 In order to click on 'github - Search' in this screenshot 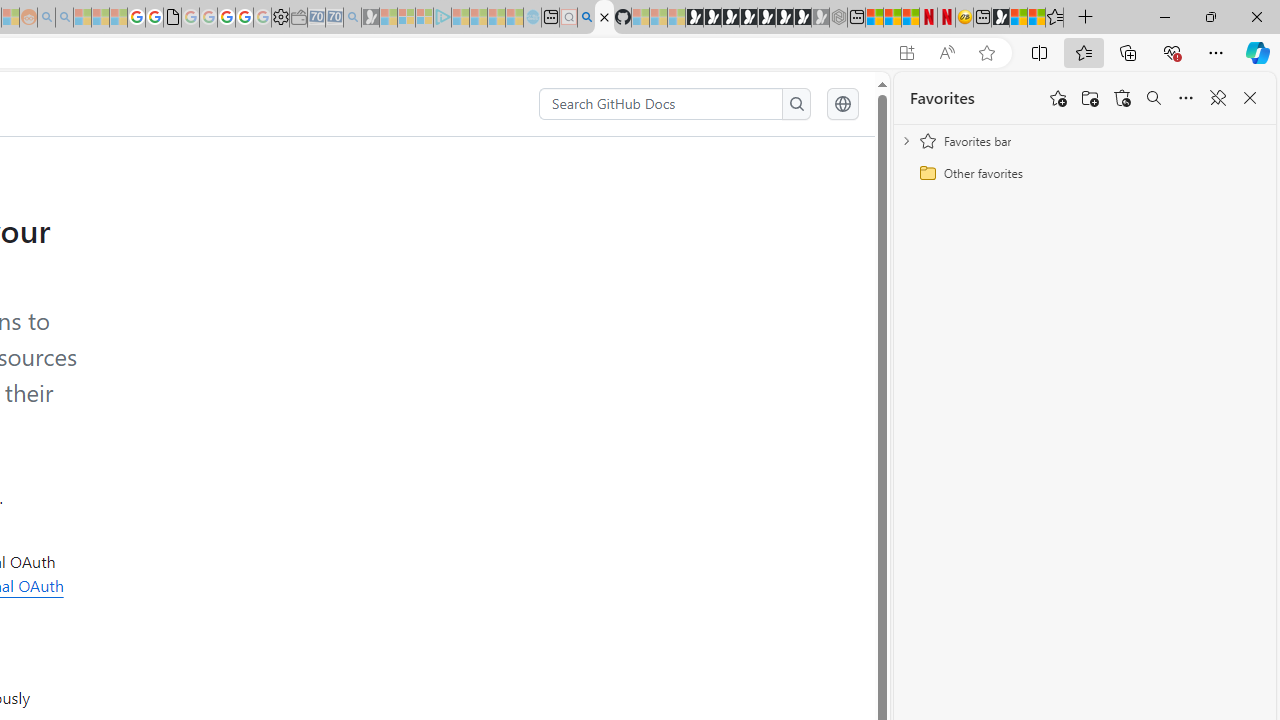, I will do `click(585, 17)`.